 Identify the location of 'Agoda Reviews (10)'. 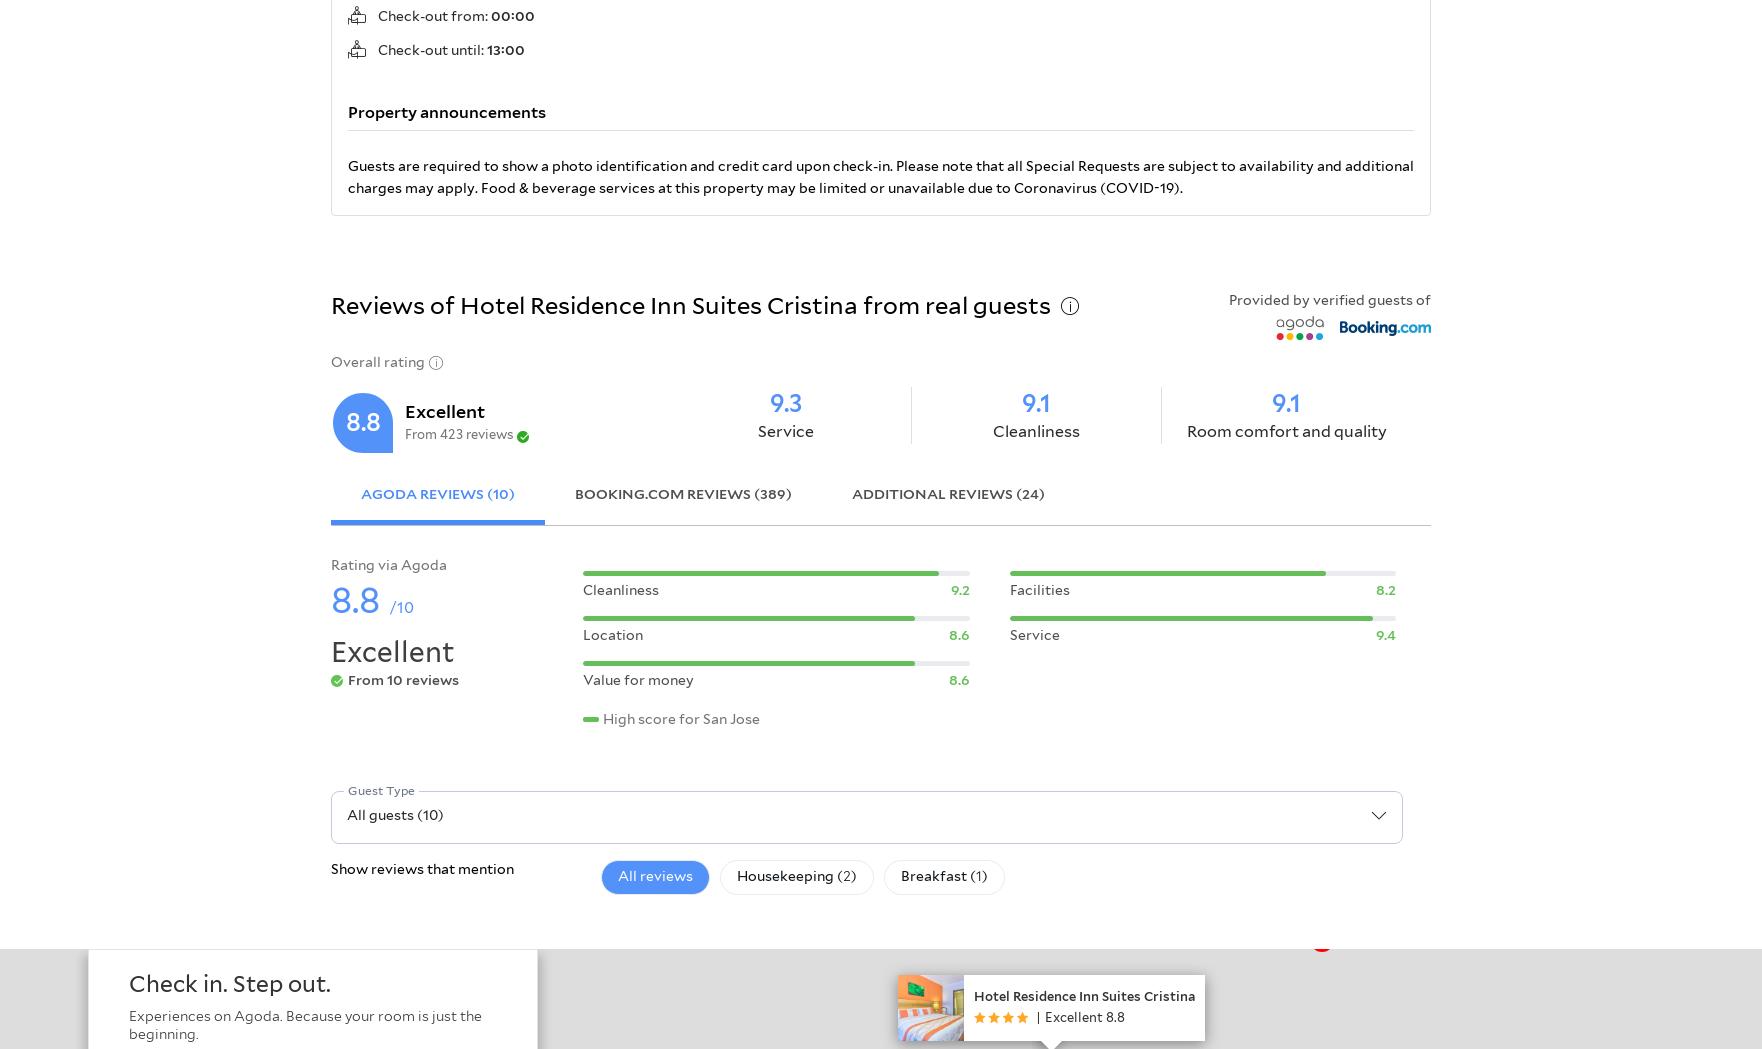
(438, 492).